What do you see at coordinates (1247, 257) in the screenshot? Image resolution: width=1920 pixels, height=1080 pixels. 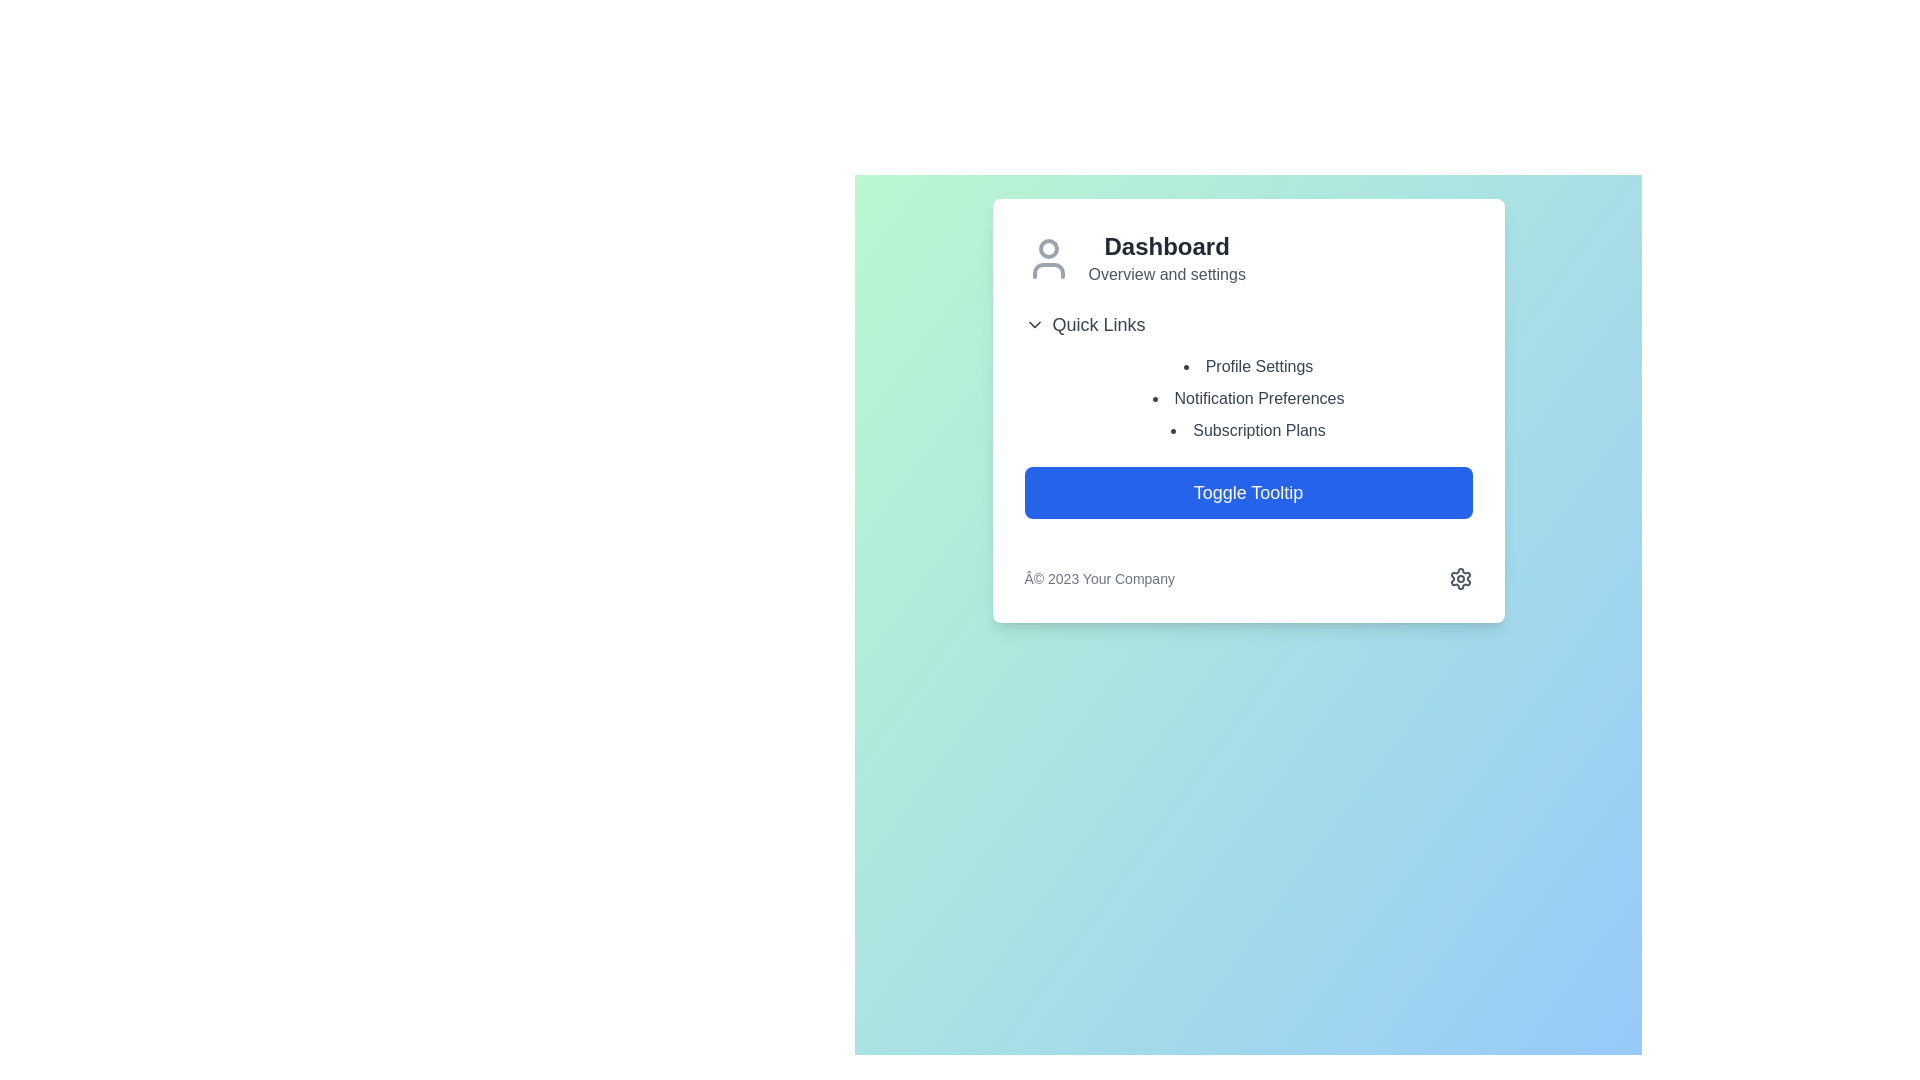 I see `the header informational block, which combines an icon and textual labels` at bounding box center [1247, 257].